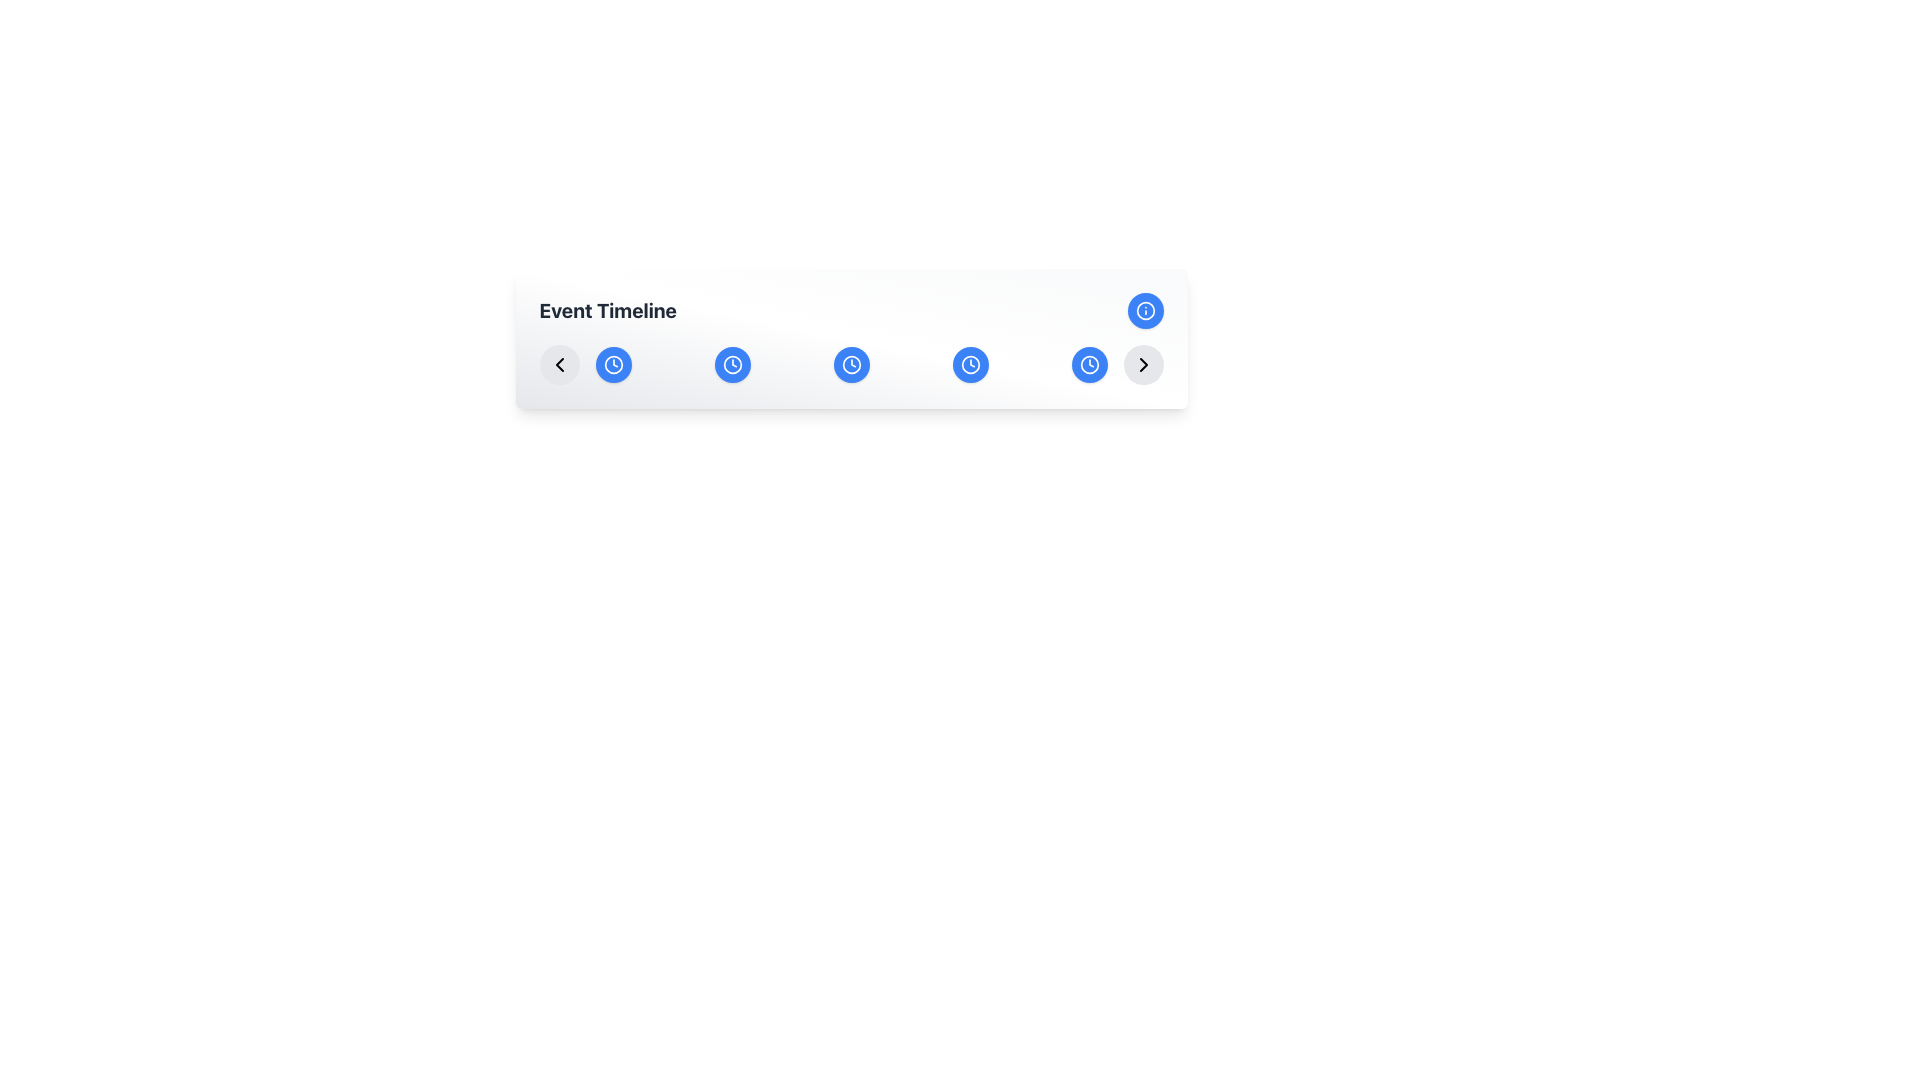  What do you see at coordinates (1088, 365) in the screenshot?
I see `the circular blue icon with a white clock symbol` at bounding box center [1088, 365].